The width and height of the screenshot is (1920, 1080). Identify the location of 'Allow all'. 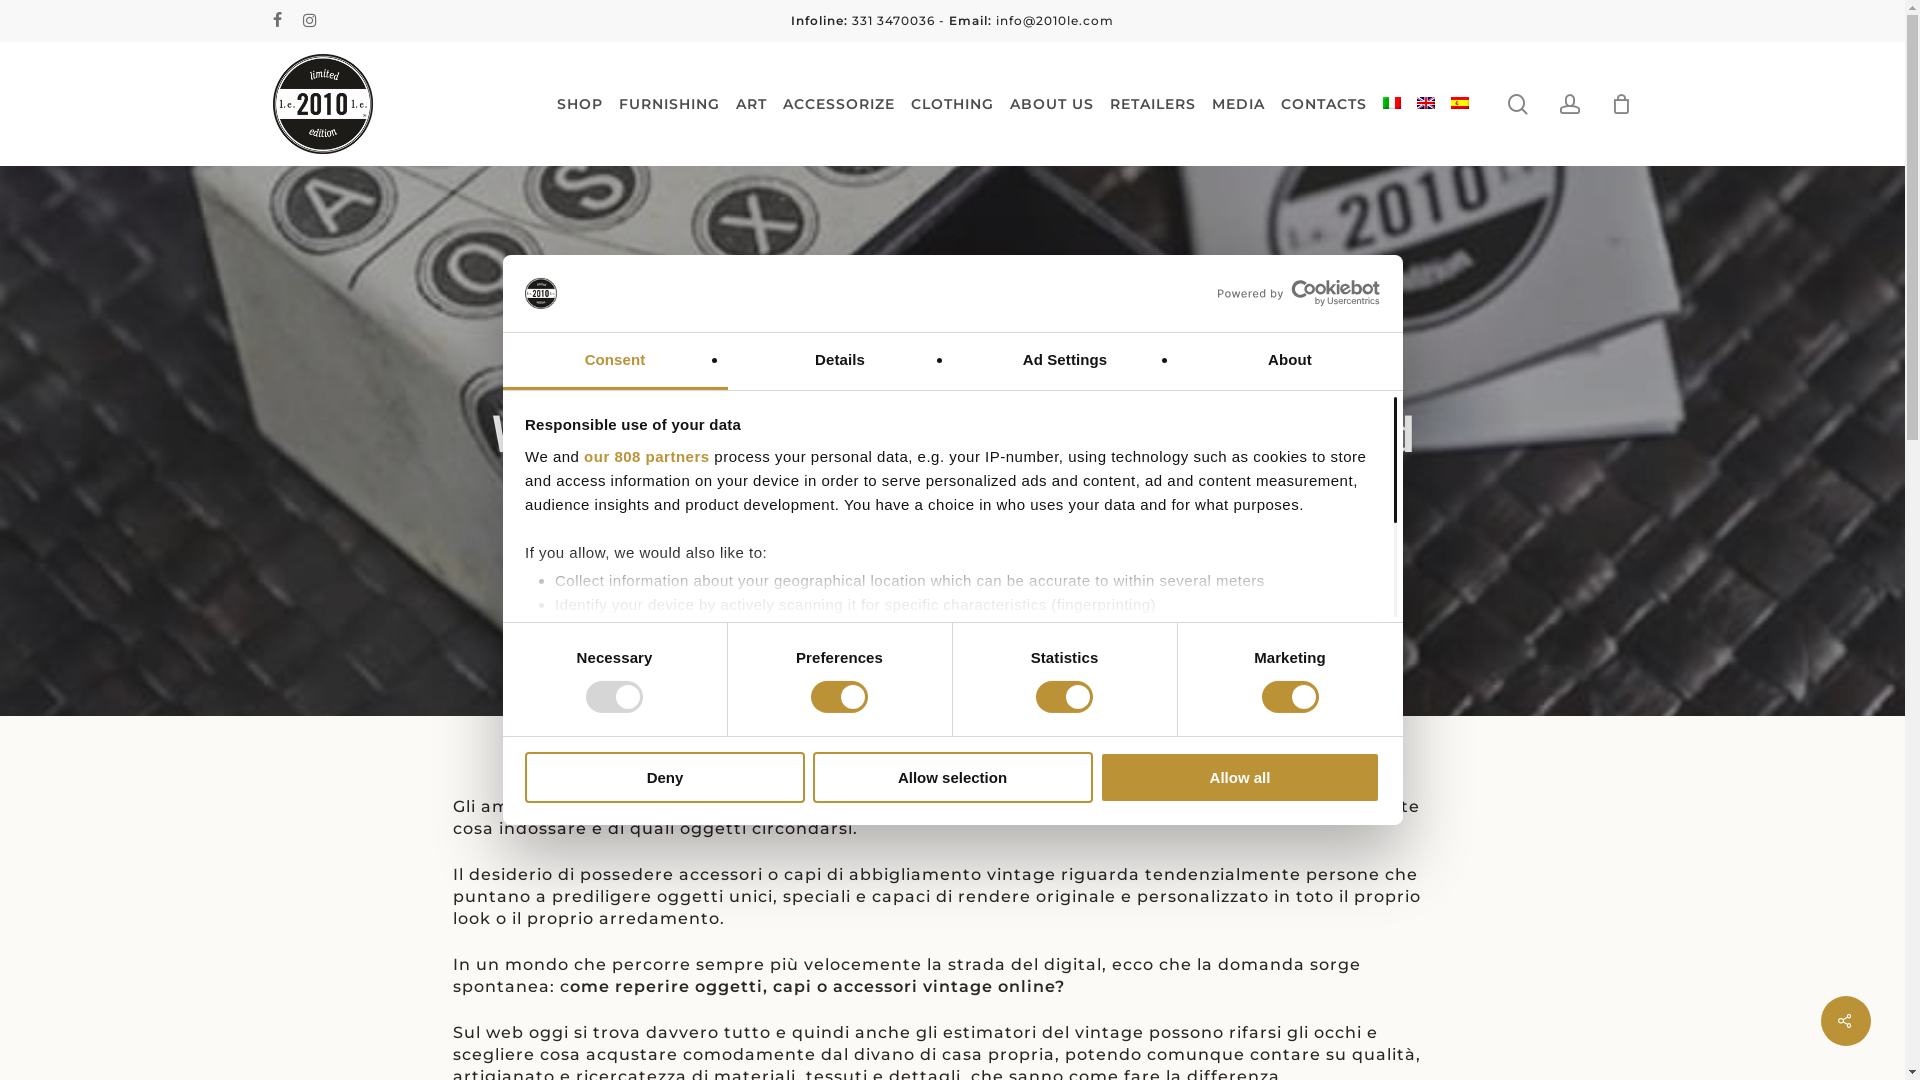
(1238, 776).